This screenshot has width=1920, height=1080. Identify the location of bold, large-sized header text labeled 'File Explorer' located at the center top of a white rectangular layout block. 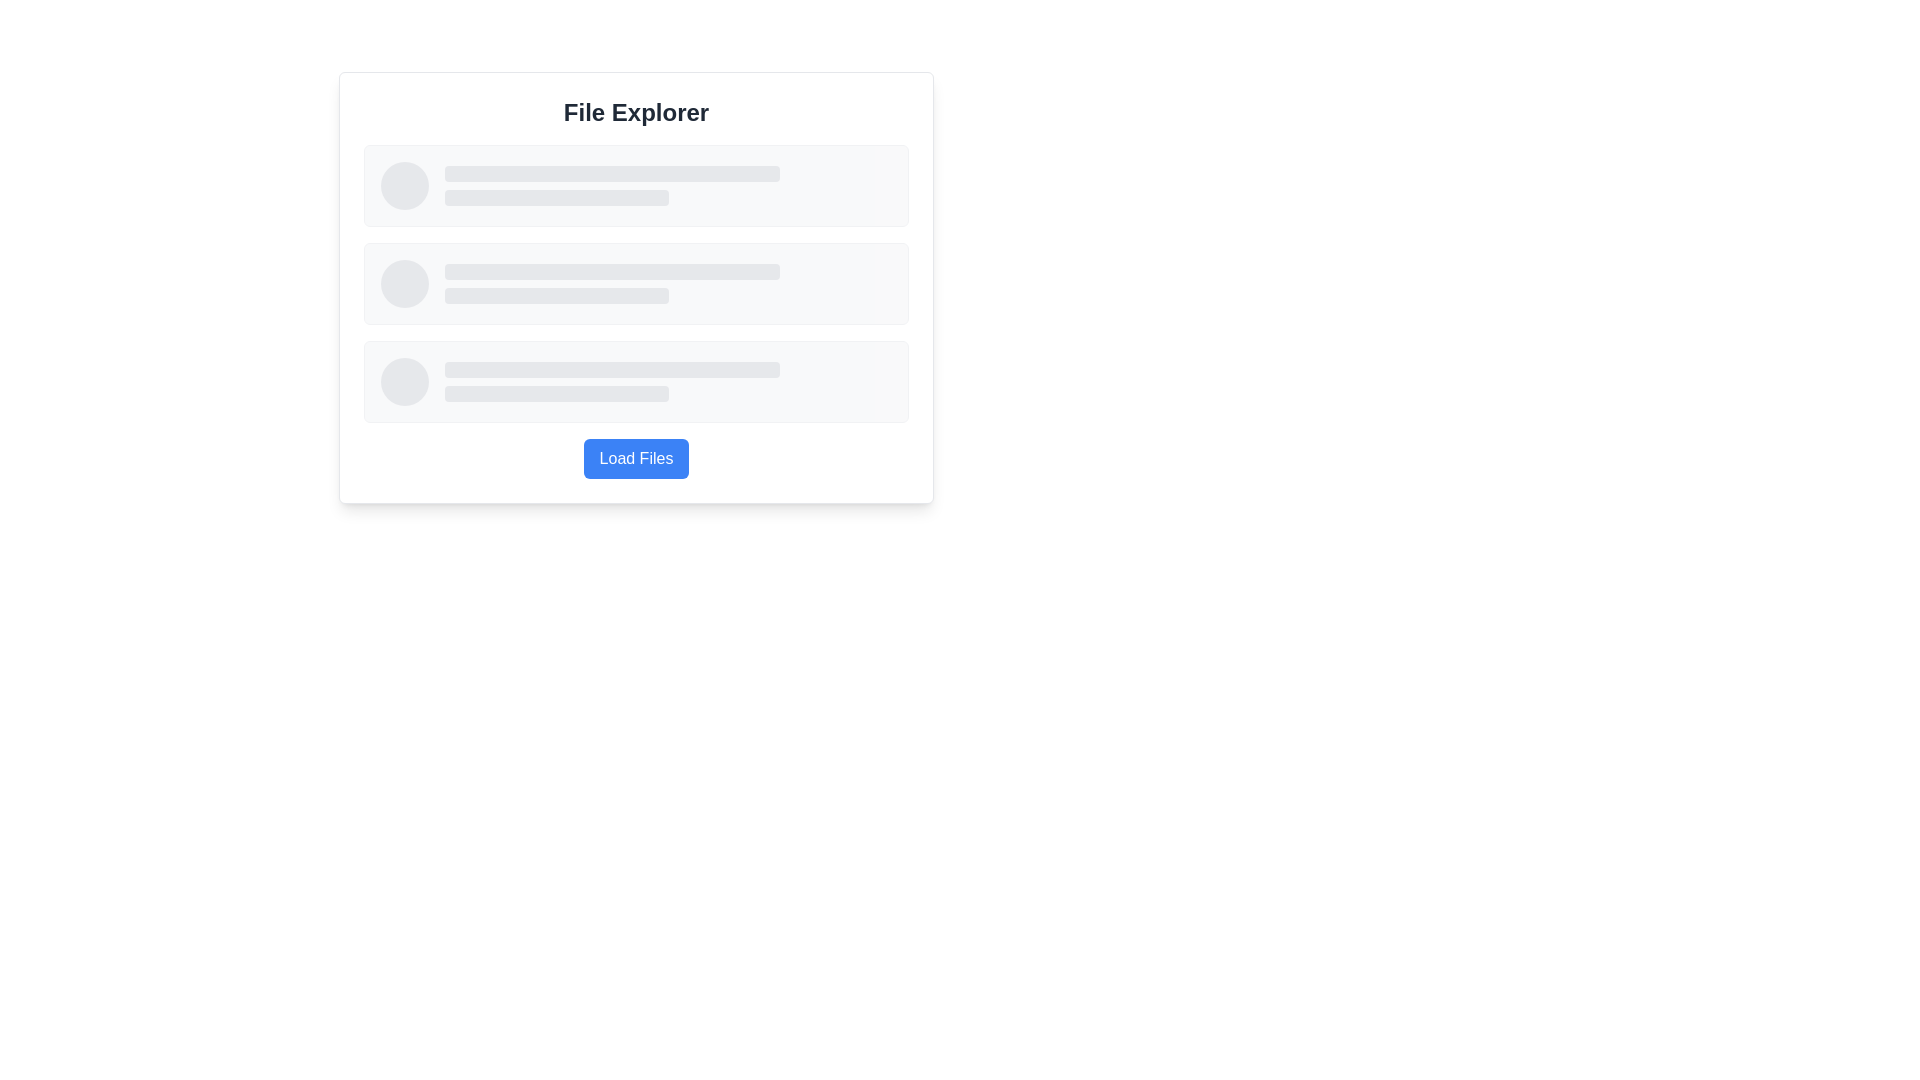
(635, 112).